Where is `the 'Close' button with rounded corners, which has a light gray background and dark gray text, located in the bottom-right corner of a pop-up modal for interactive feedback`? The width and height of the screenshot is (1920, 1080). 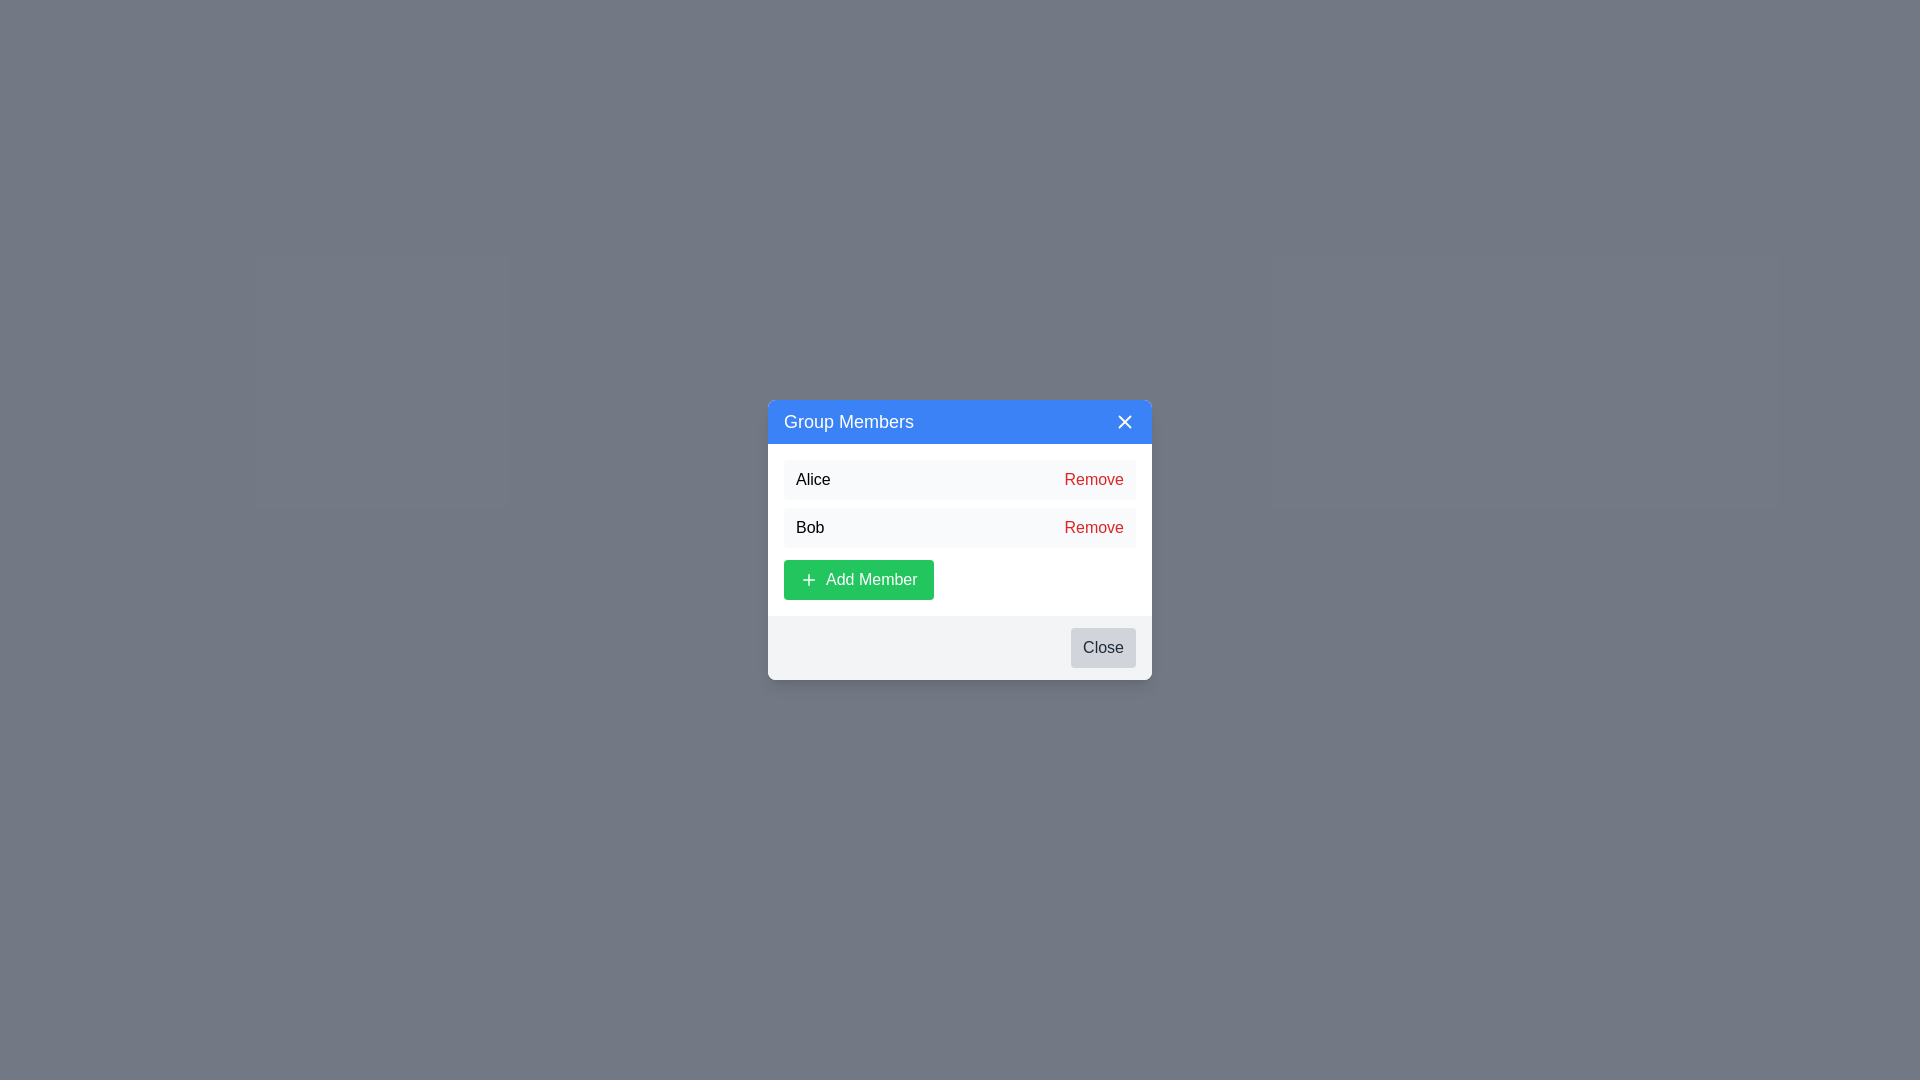 the 'Close' button with rounded corners, which has a light gray background and dark gray text, located in the bottom-right corner of a pop-up modal for interactive feedback is located at coordinates (1102, 648).